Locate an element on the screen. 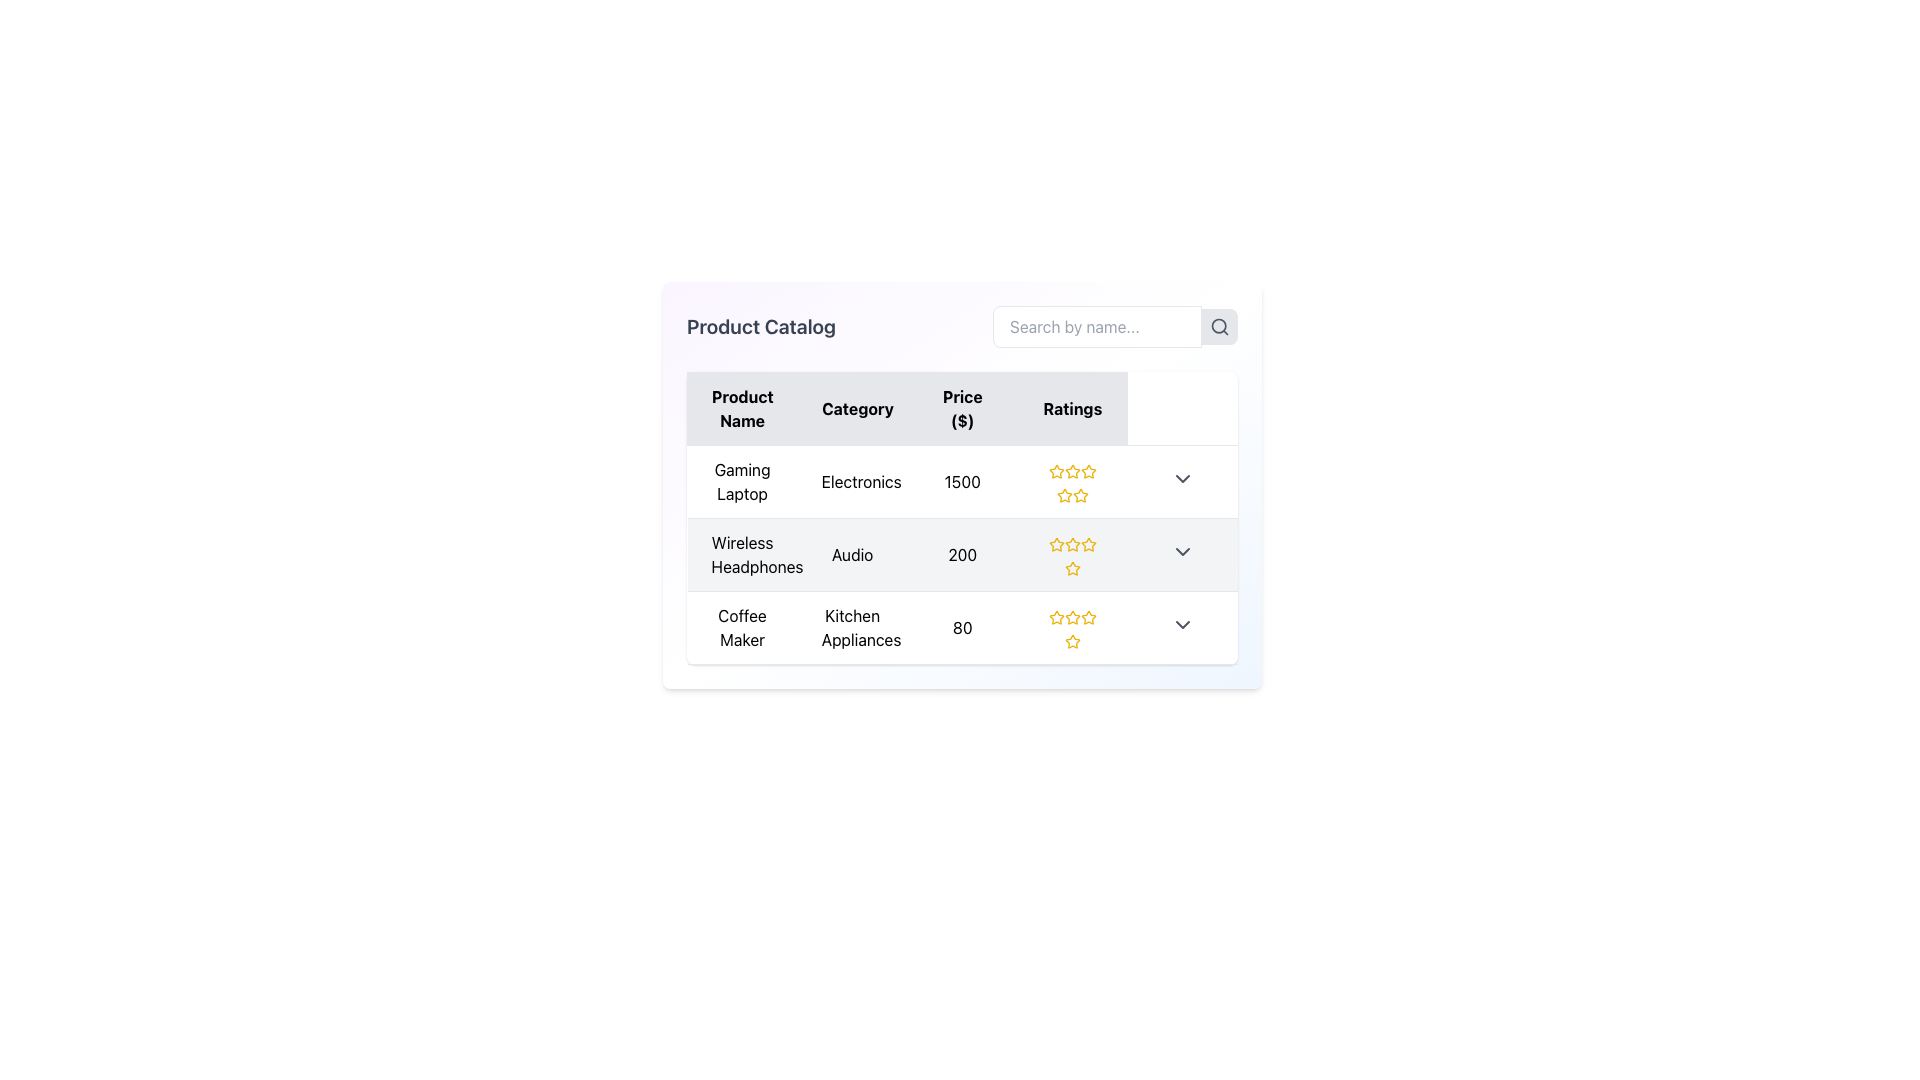  the third star in the rating row for the product 'Gaming Laptop' in the 'Ratings' column is located at coordinates (1063, 495).